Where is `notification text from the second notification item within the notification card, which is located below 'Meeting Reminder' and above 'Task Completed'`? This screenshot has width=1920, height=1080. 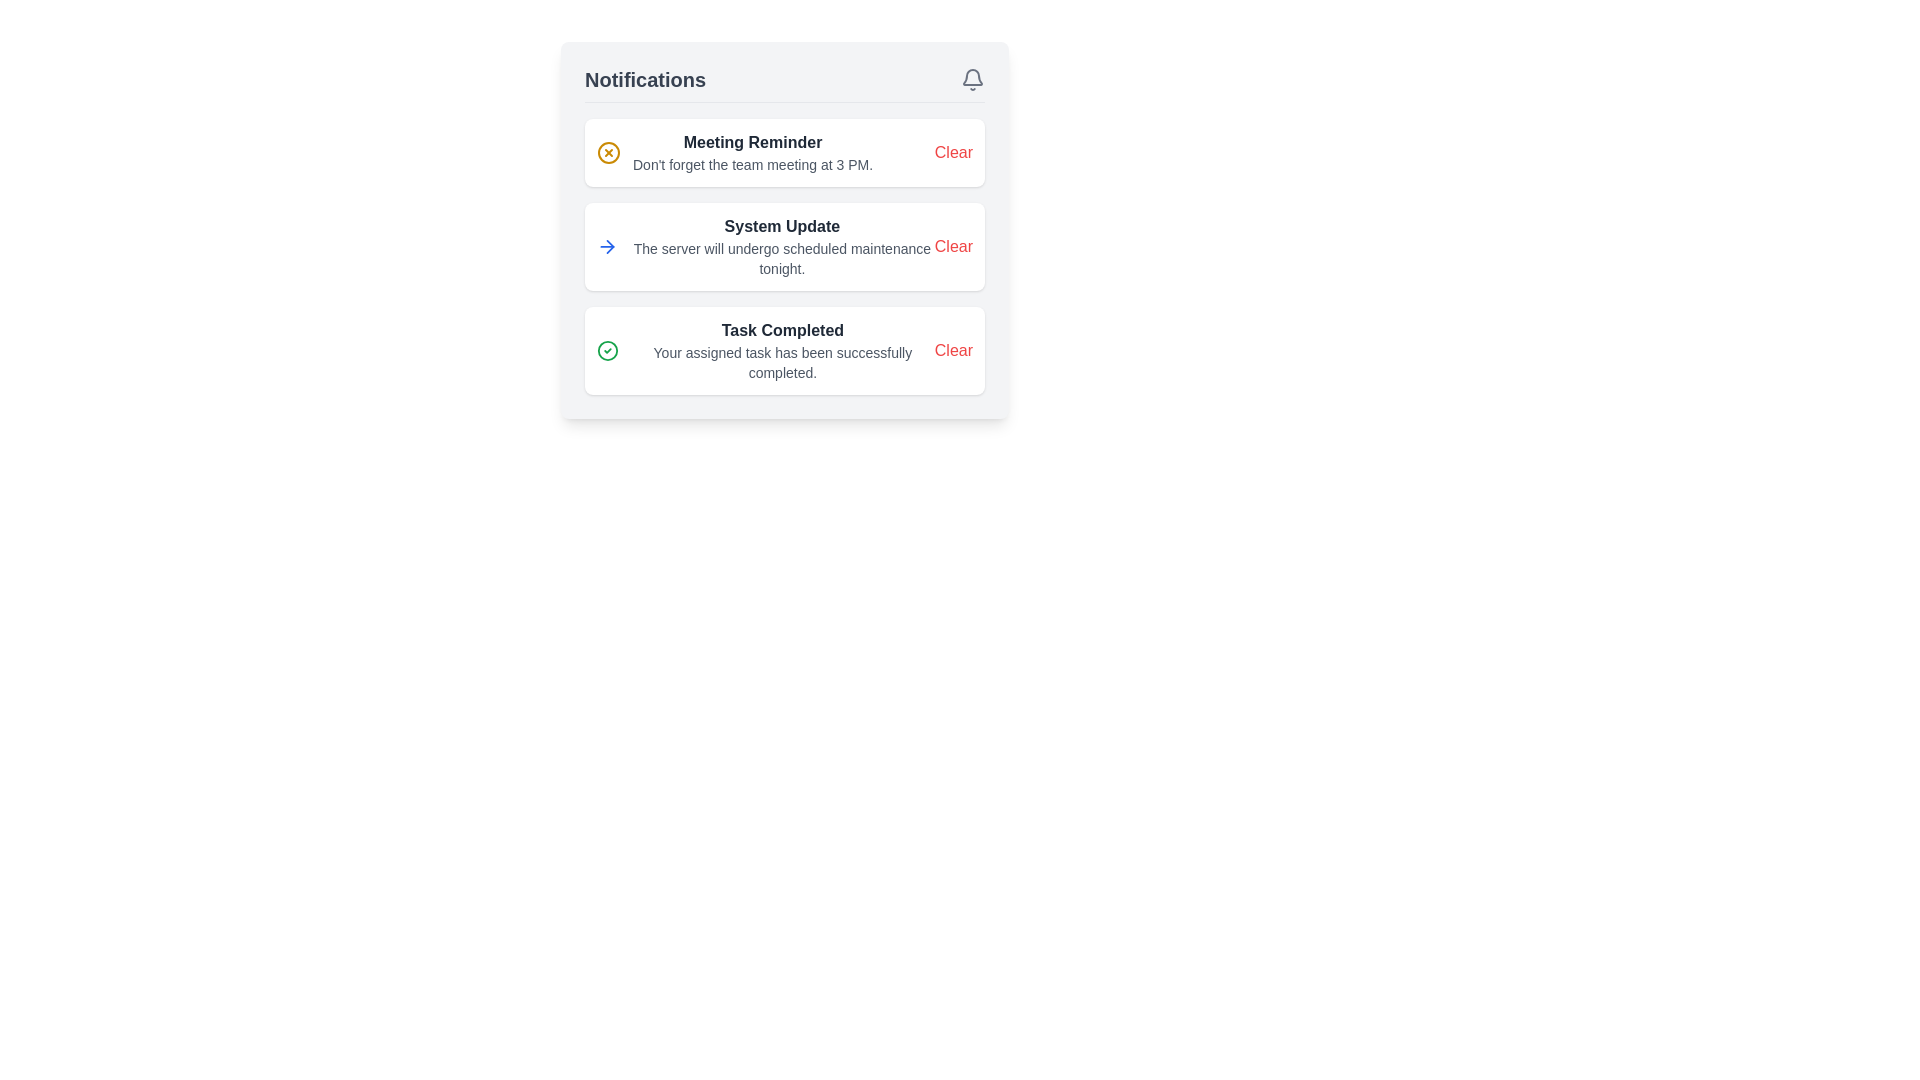 notification text from the second notification item within the notification card, which is located below 'Meeting Reminder' and above 'Task Completed' is located at coordinates (764, 245).